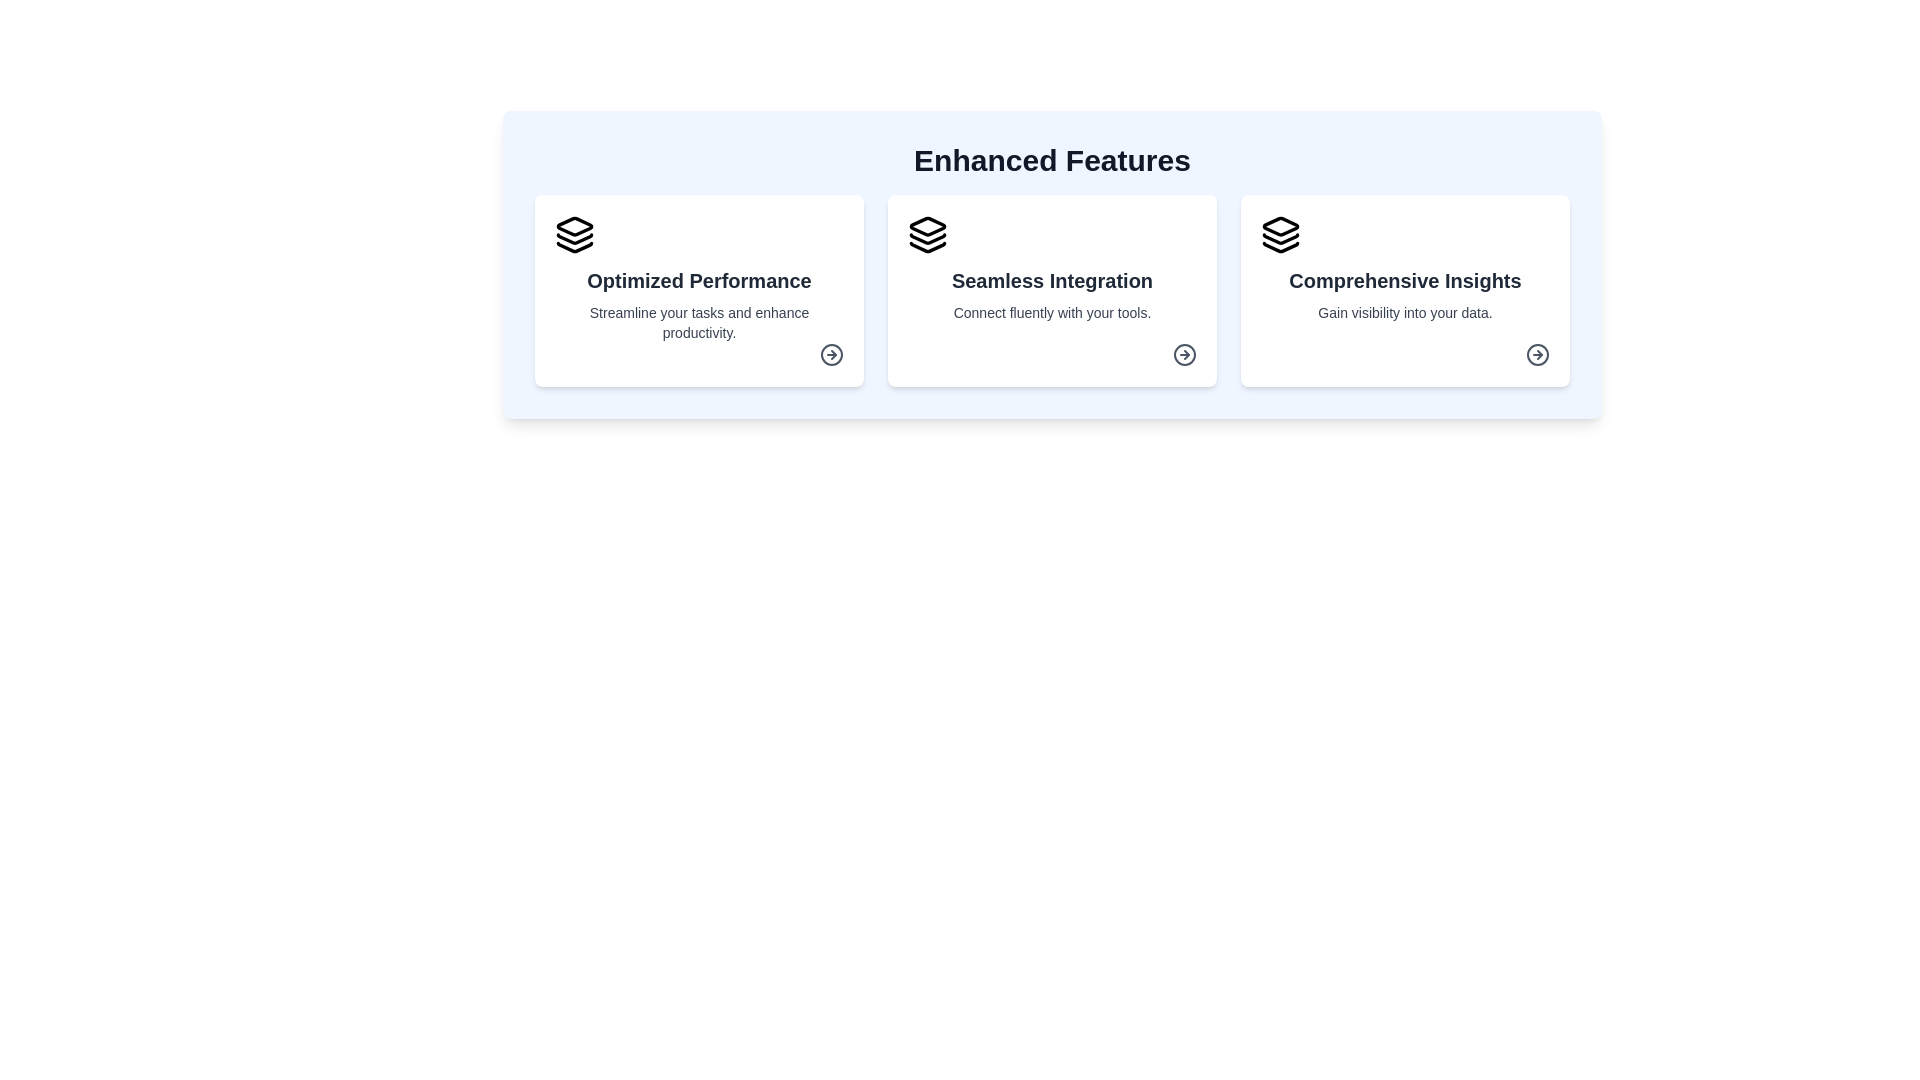 Image resolution: width=1920 pixels, height=1080 pixels. Describe the element at coordinates (926, 225) in the screenshot. I see `the decorative icon representing 'Seamless Integration' in the second card of the 'Enhanced Features' section` at that location.